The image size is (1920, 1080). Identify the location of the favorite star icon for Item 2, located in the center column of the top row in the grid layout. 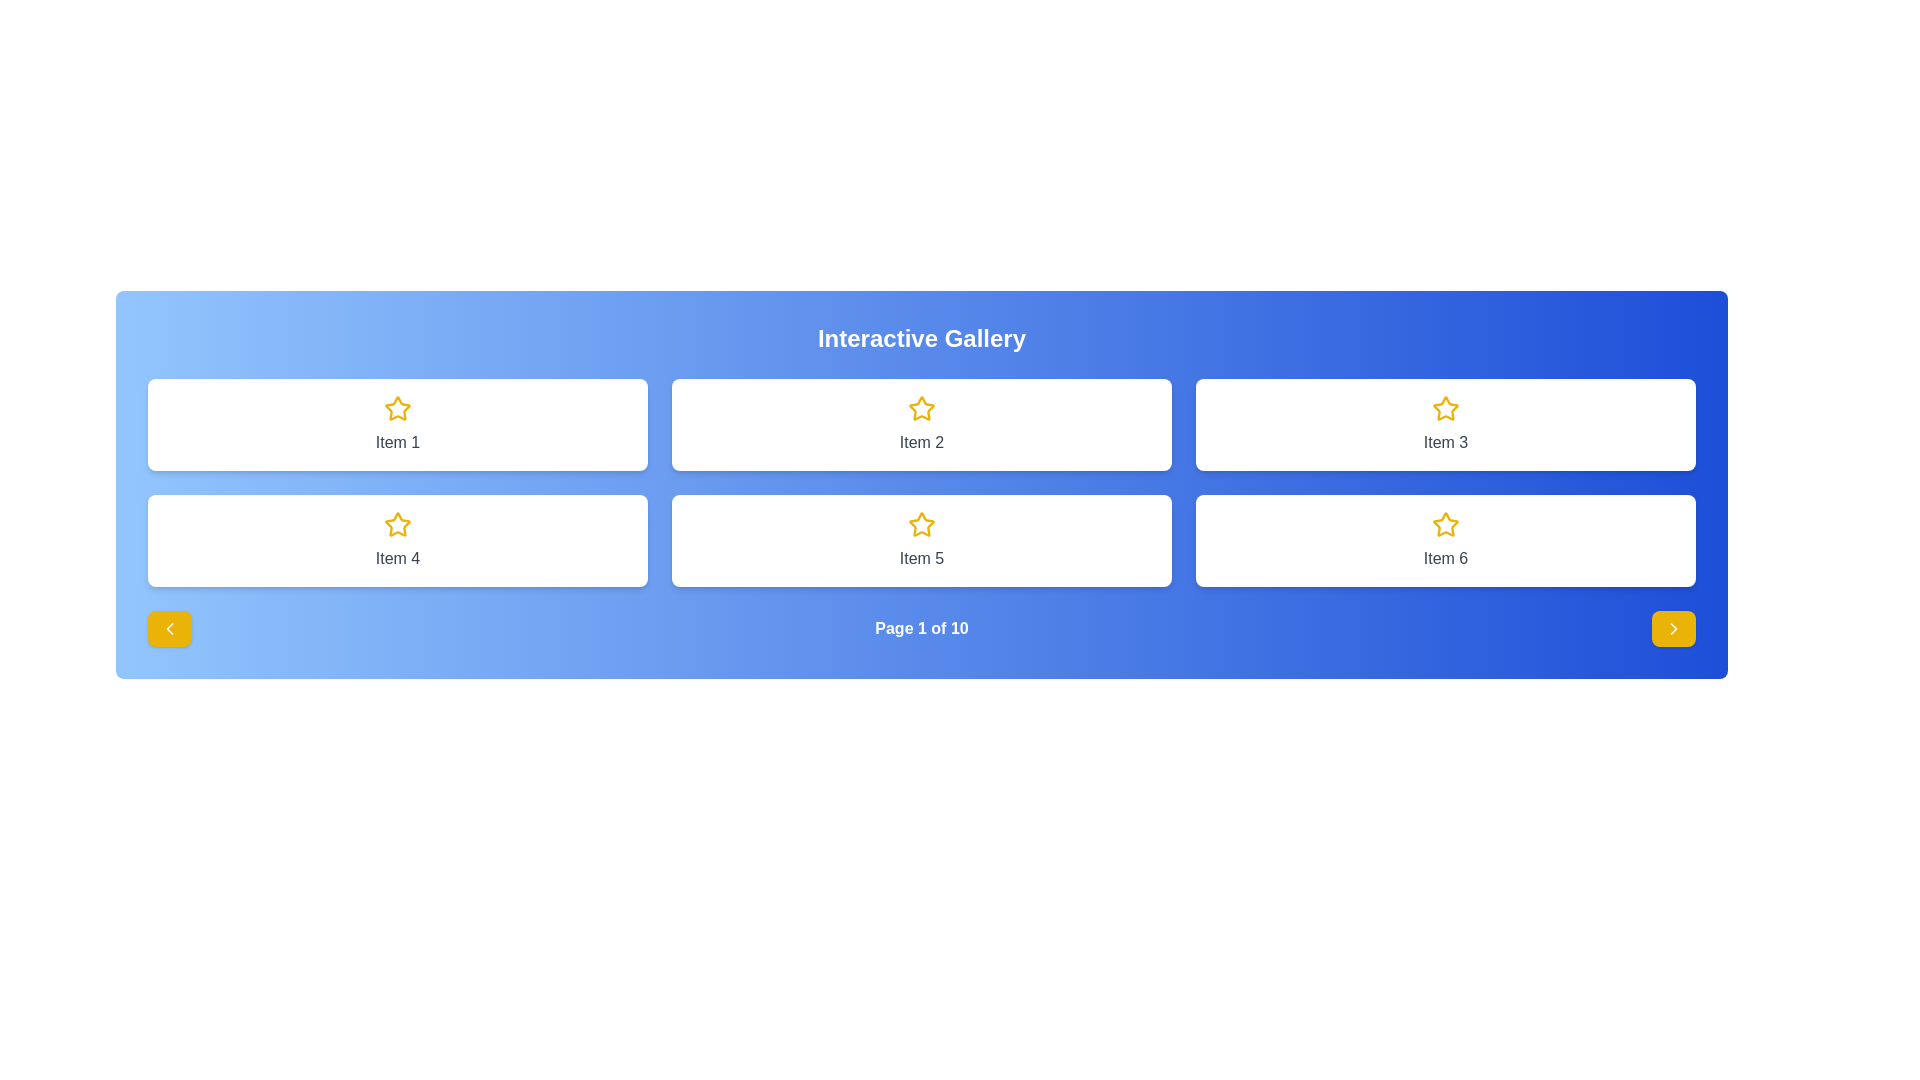
(920, 407).